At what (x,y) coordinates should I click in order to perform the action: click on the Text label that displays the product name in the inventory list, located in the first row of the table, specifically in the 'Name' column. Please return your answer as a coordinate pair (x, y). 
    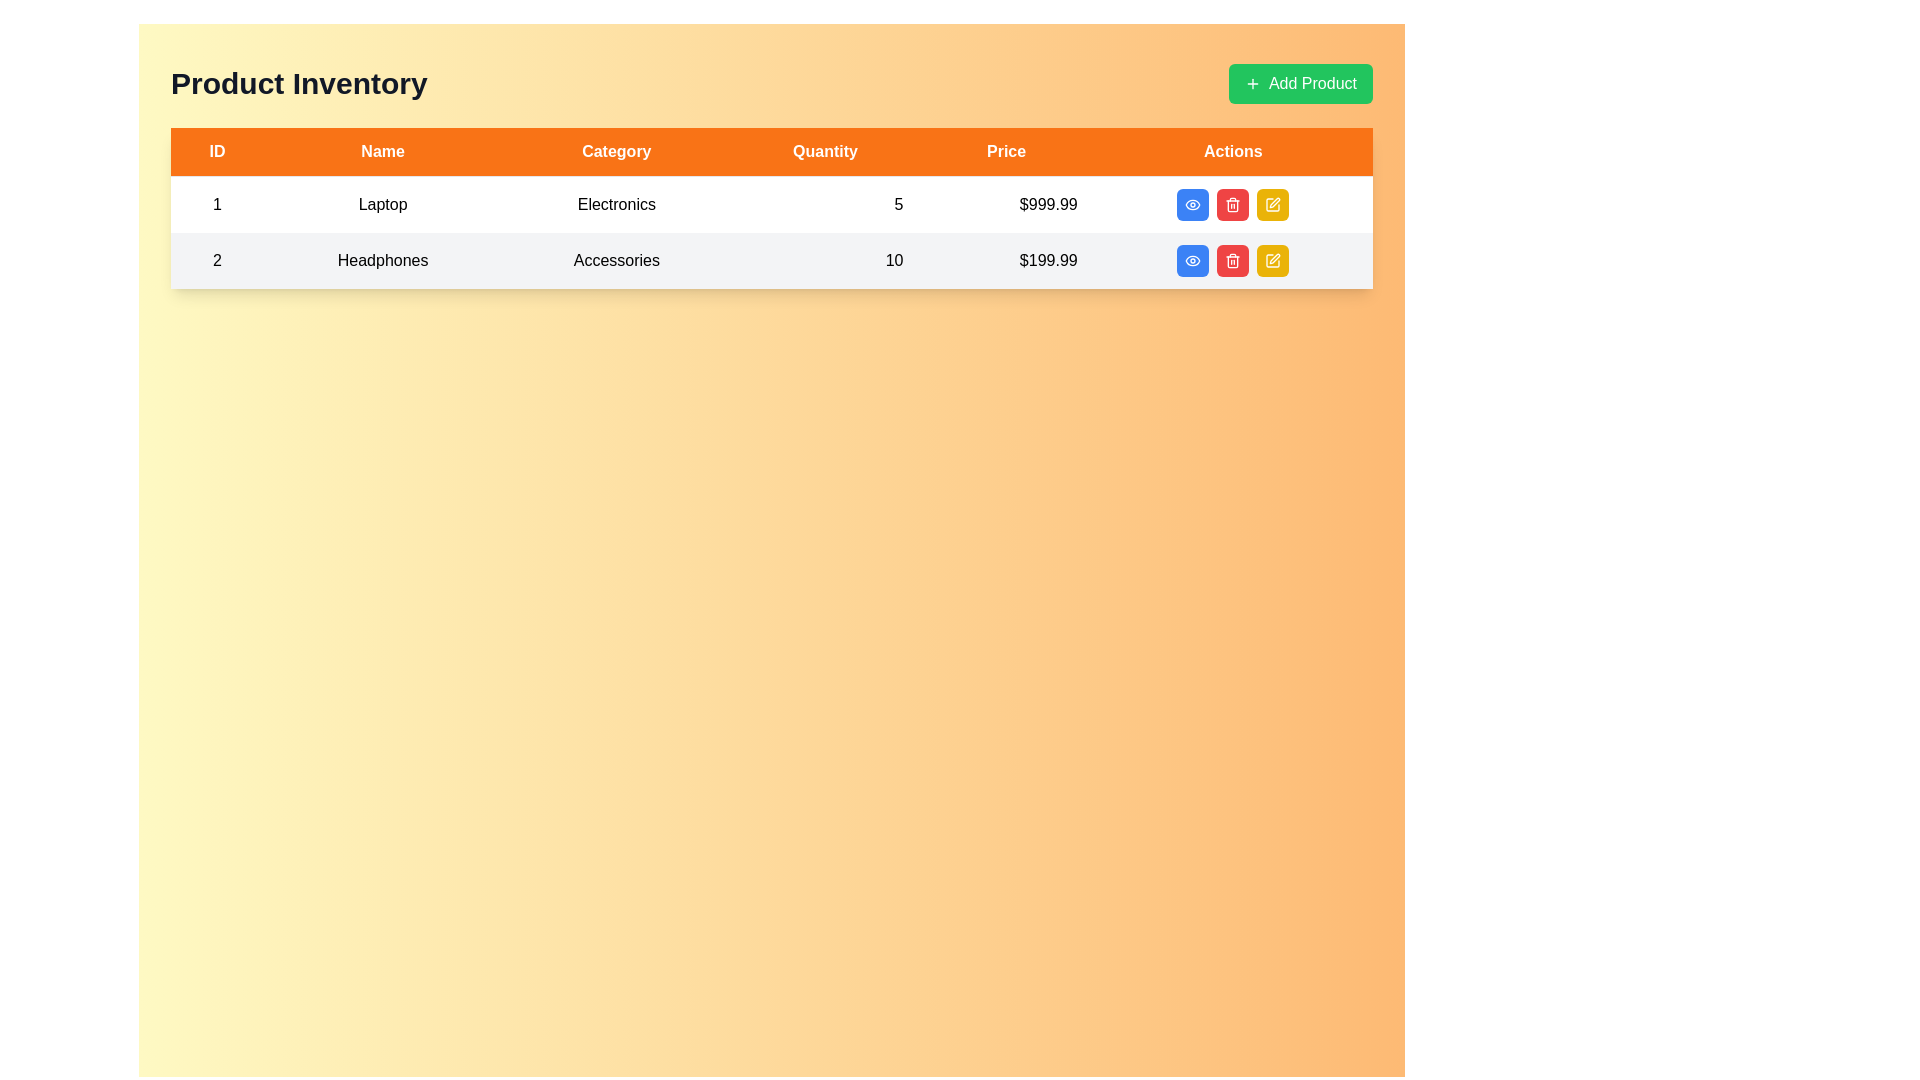
    Looking at the image, I should click on (383, 204).